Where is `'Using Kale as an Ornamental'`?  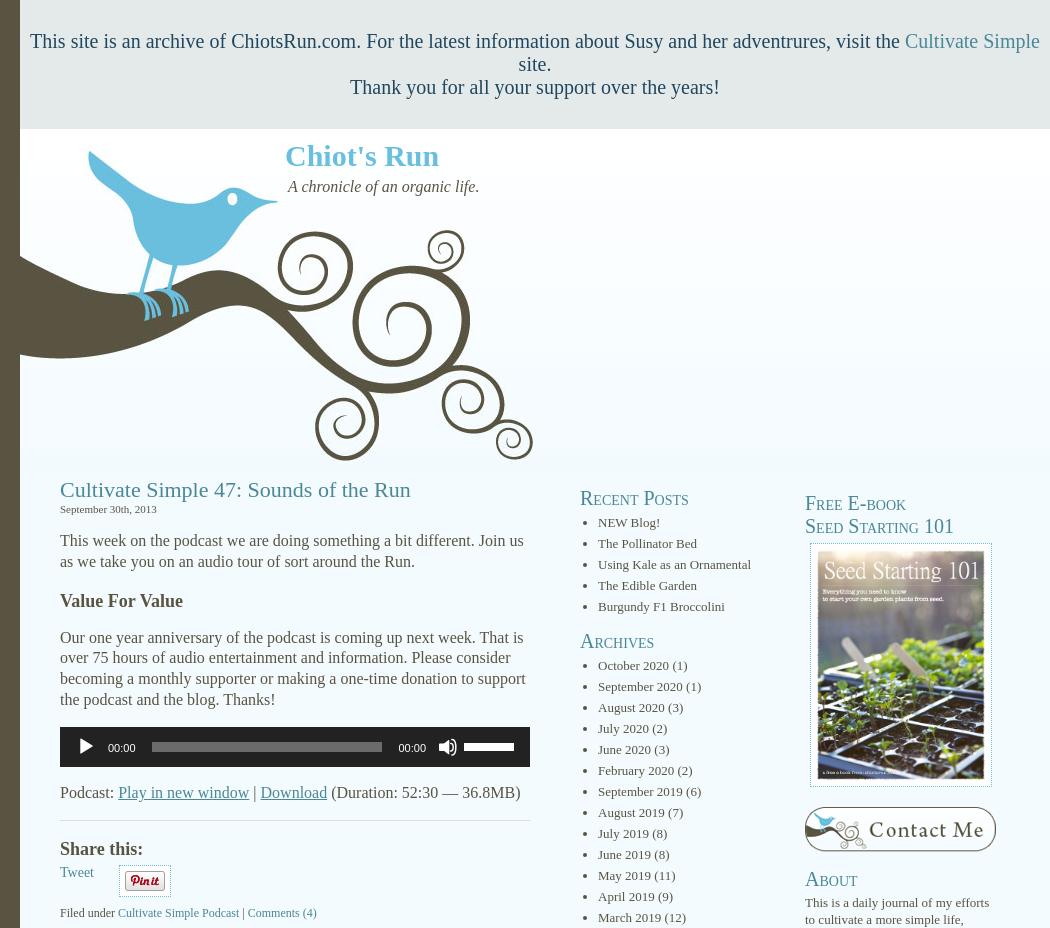
'Using Kale as an Ornamental' is located at coordinates (673, 563).